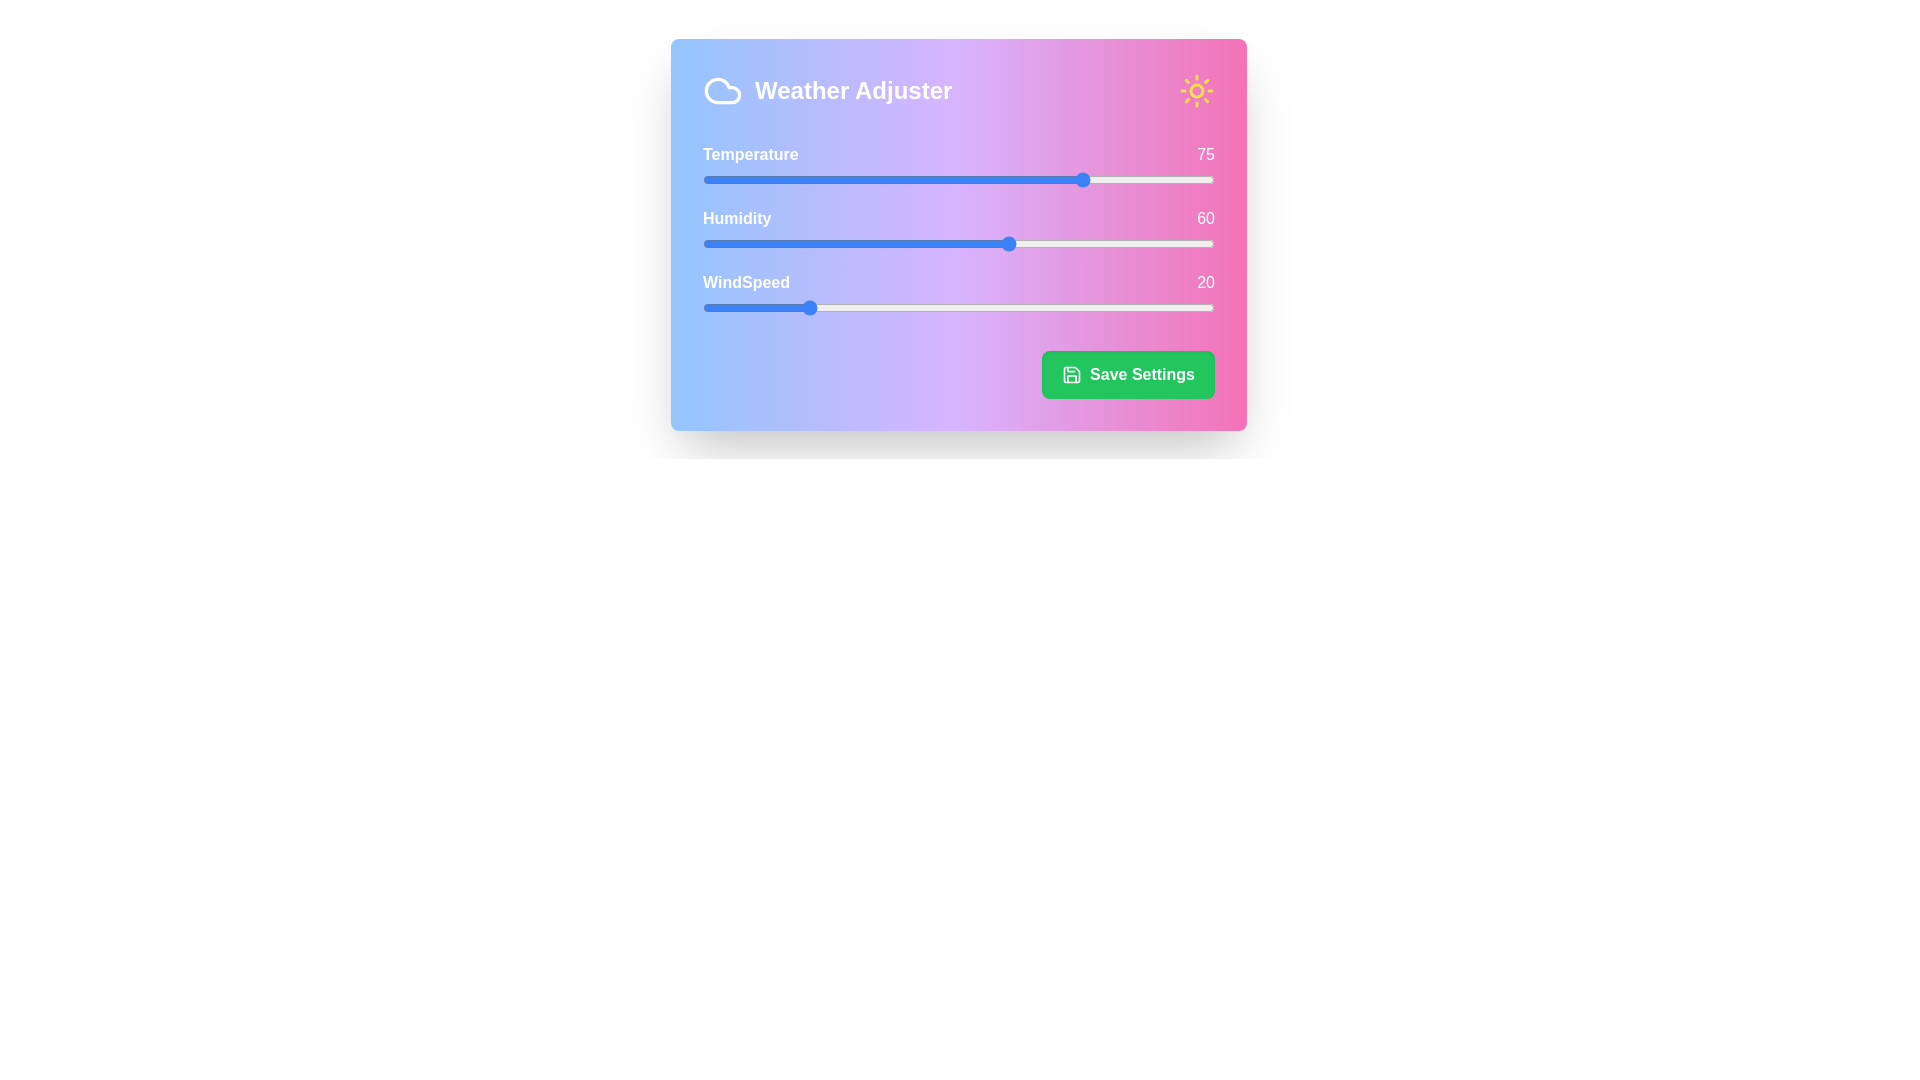 The image size is (1920, 1080). What do you see at coordinates (1060, 308) in the screenshot?
I see `the wind speed` at bounding box center [1060, 308].